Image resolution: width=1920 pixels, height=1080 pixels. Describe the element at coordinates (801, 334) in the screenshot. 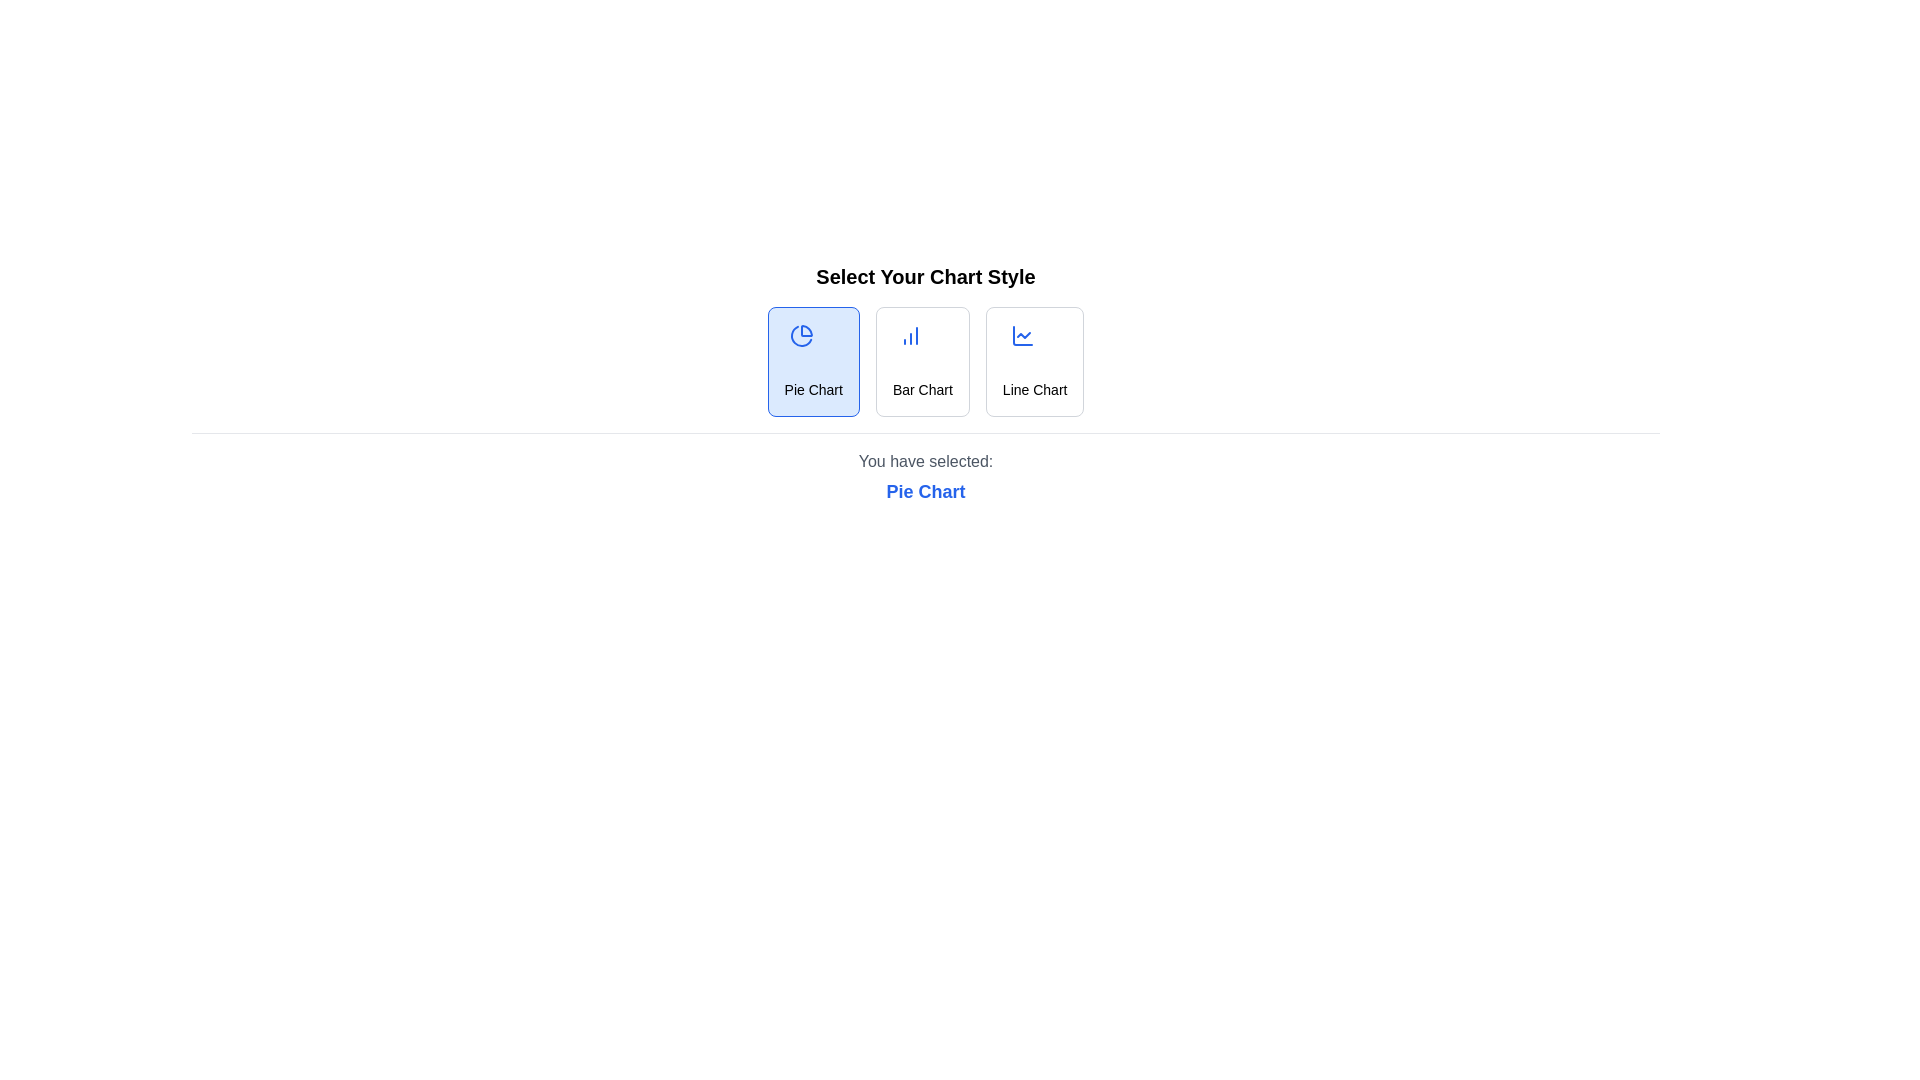

I see `the pie chart icon, which is the first icon on the left in the chart selection interface` at that location.